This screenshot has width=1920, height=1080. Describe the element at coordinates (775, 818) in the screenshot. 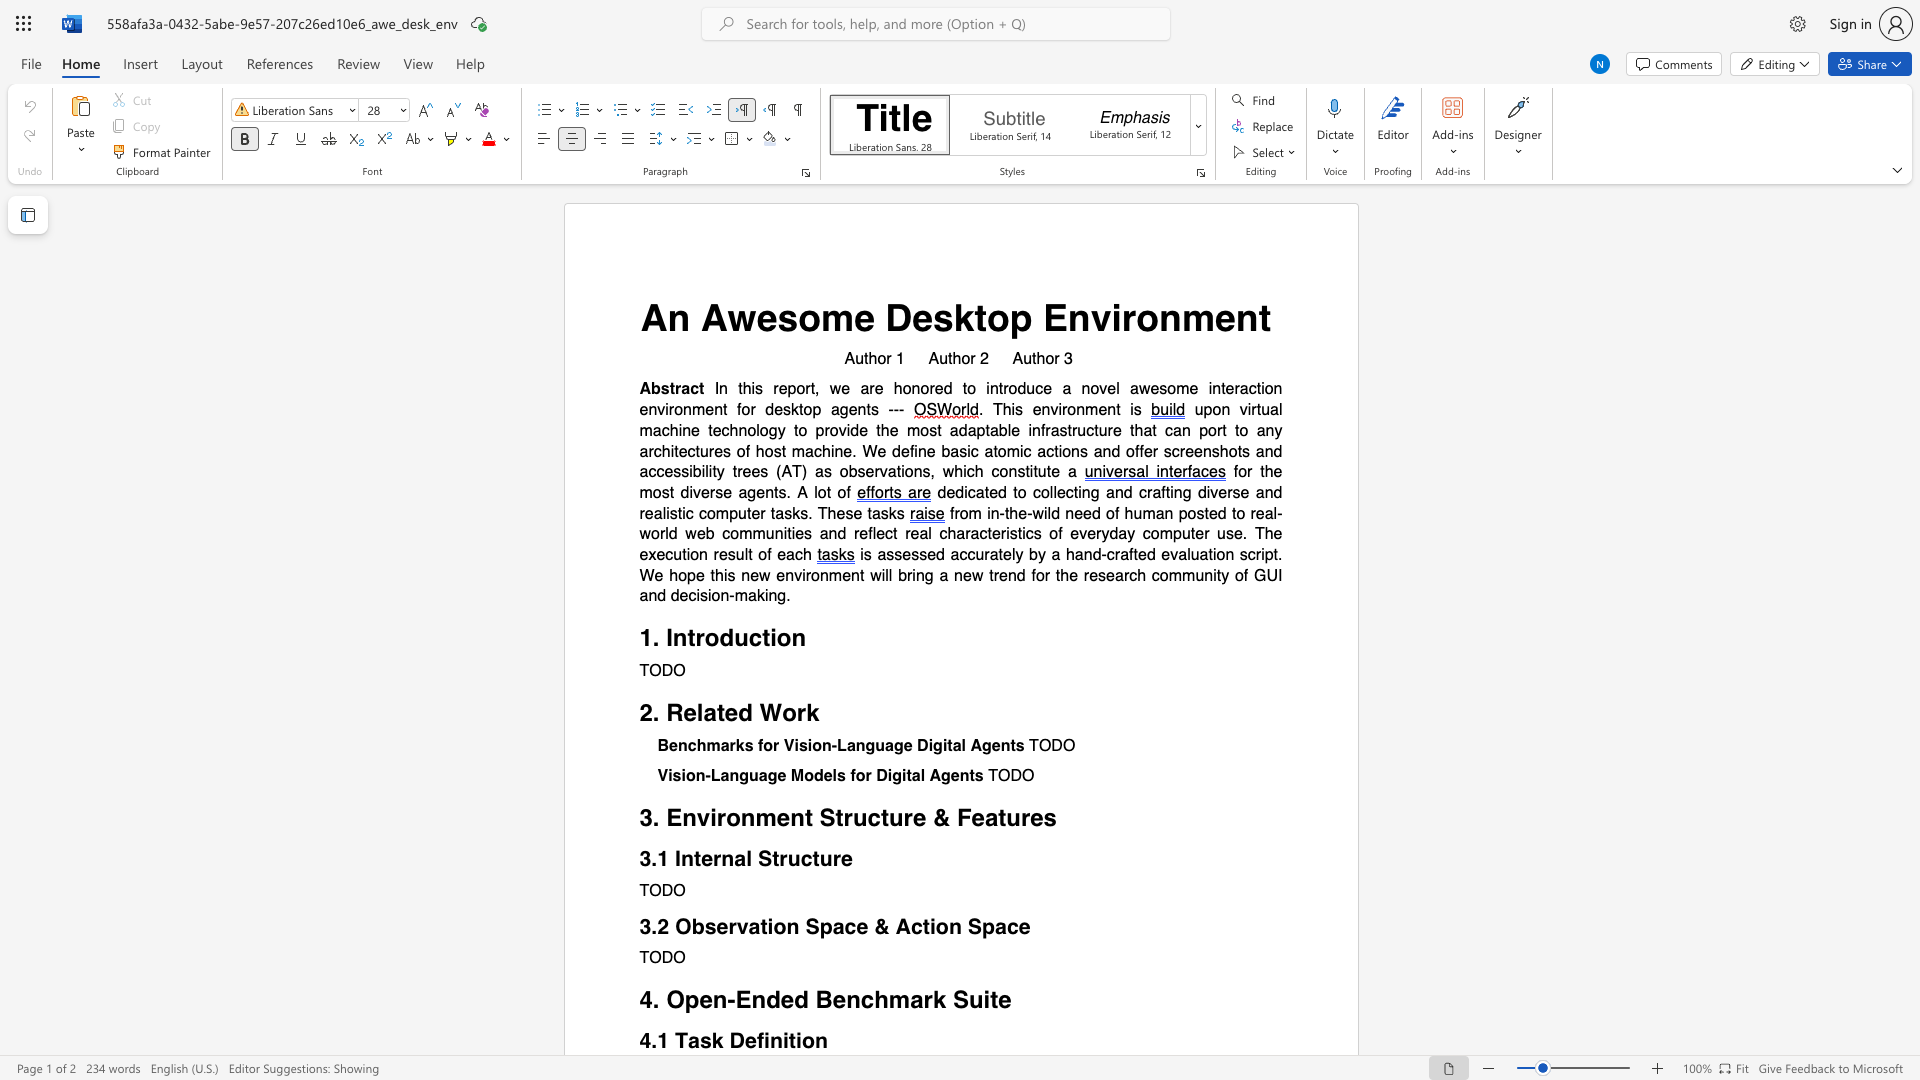

I see `the subset text "ent Stru" within the text "3. Environment Structure & Features"` at that location.